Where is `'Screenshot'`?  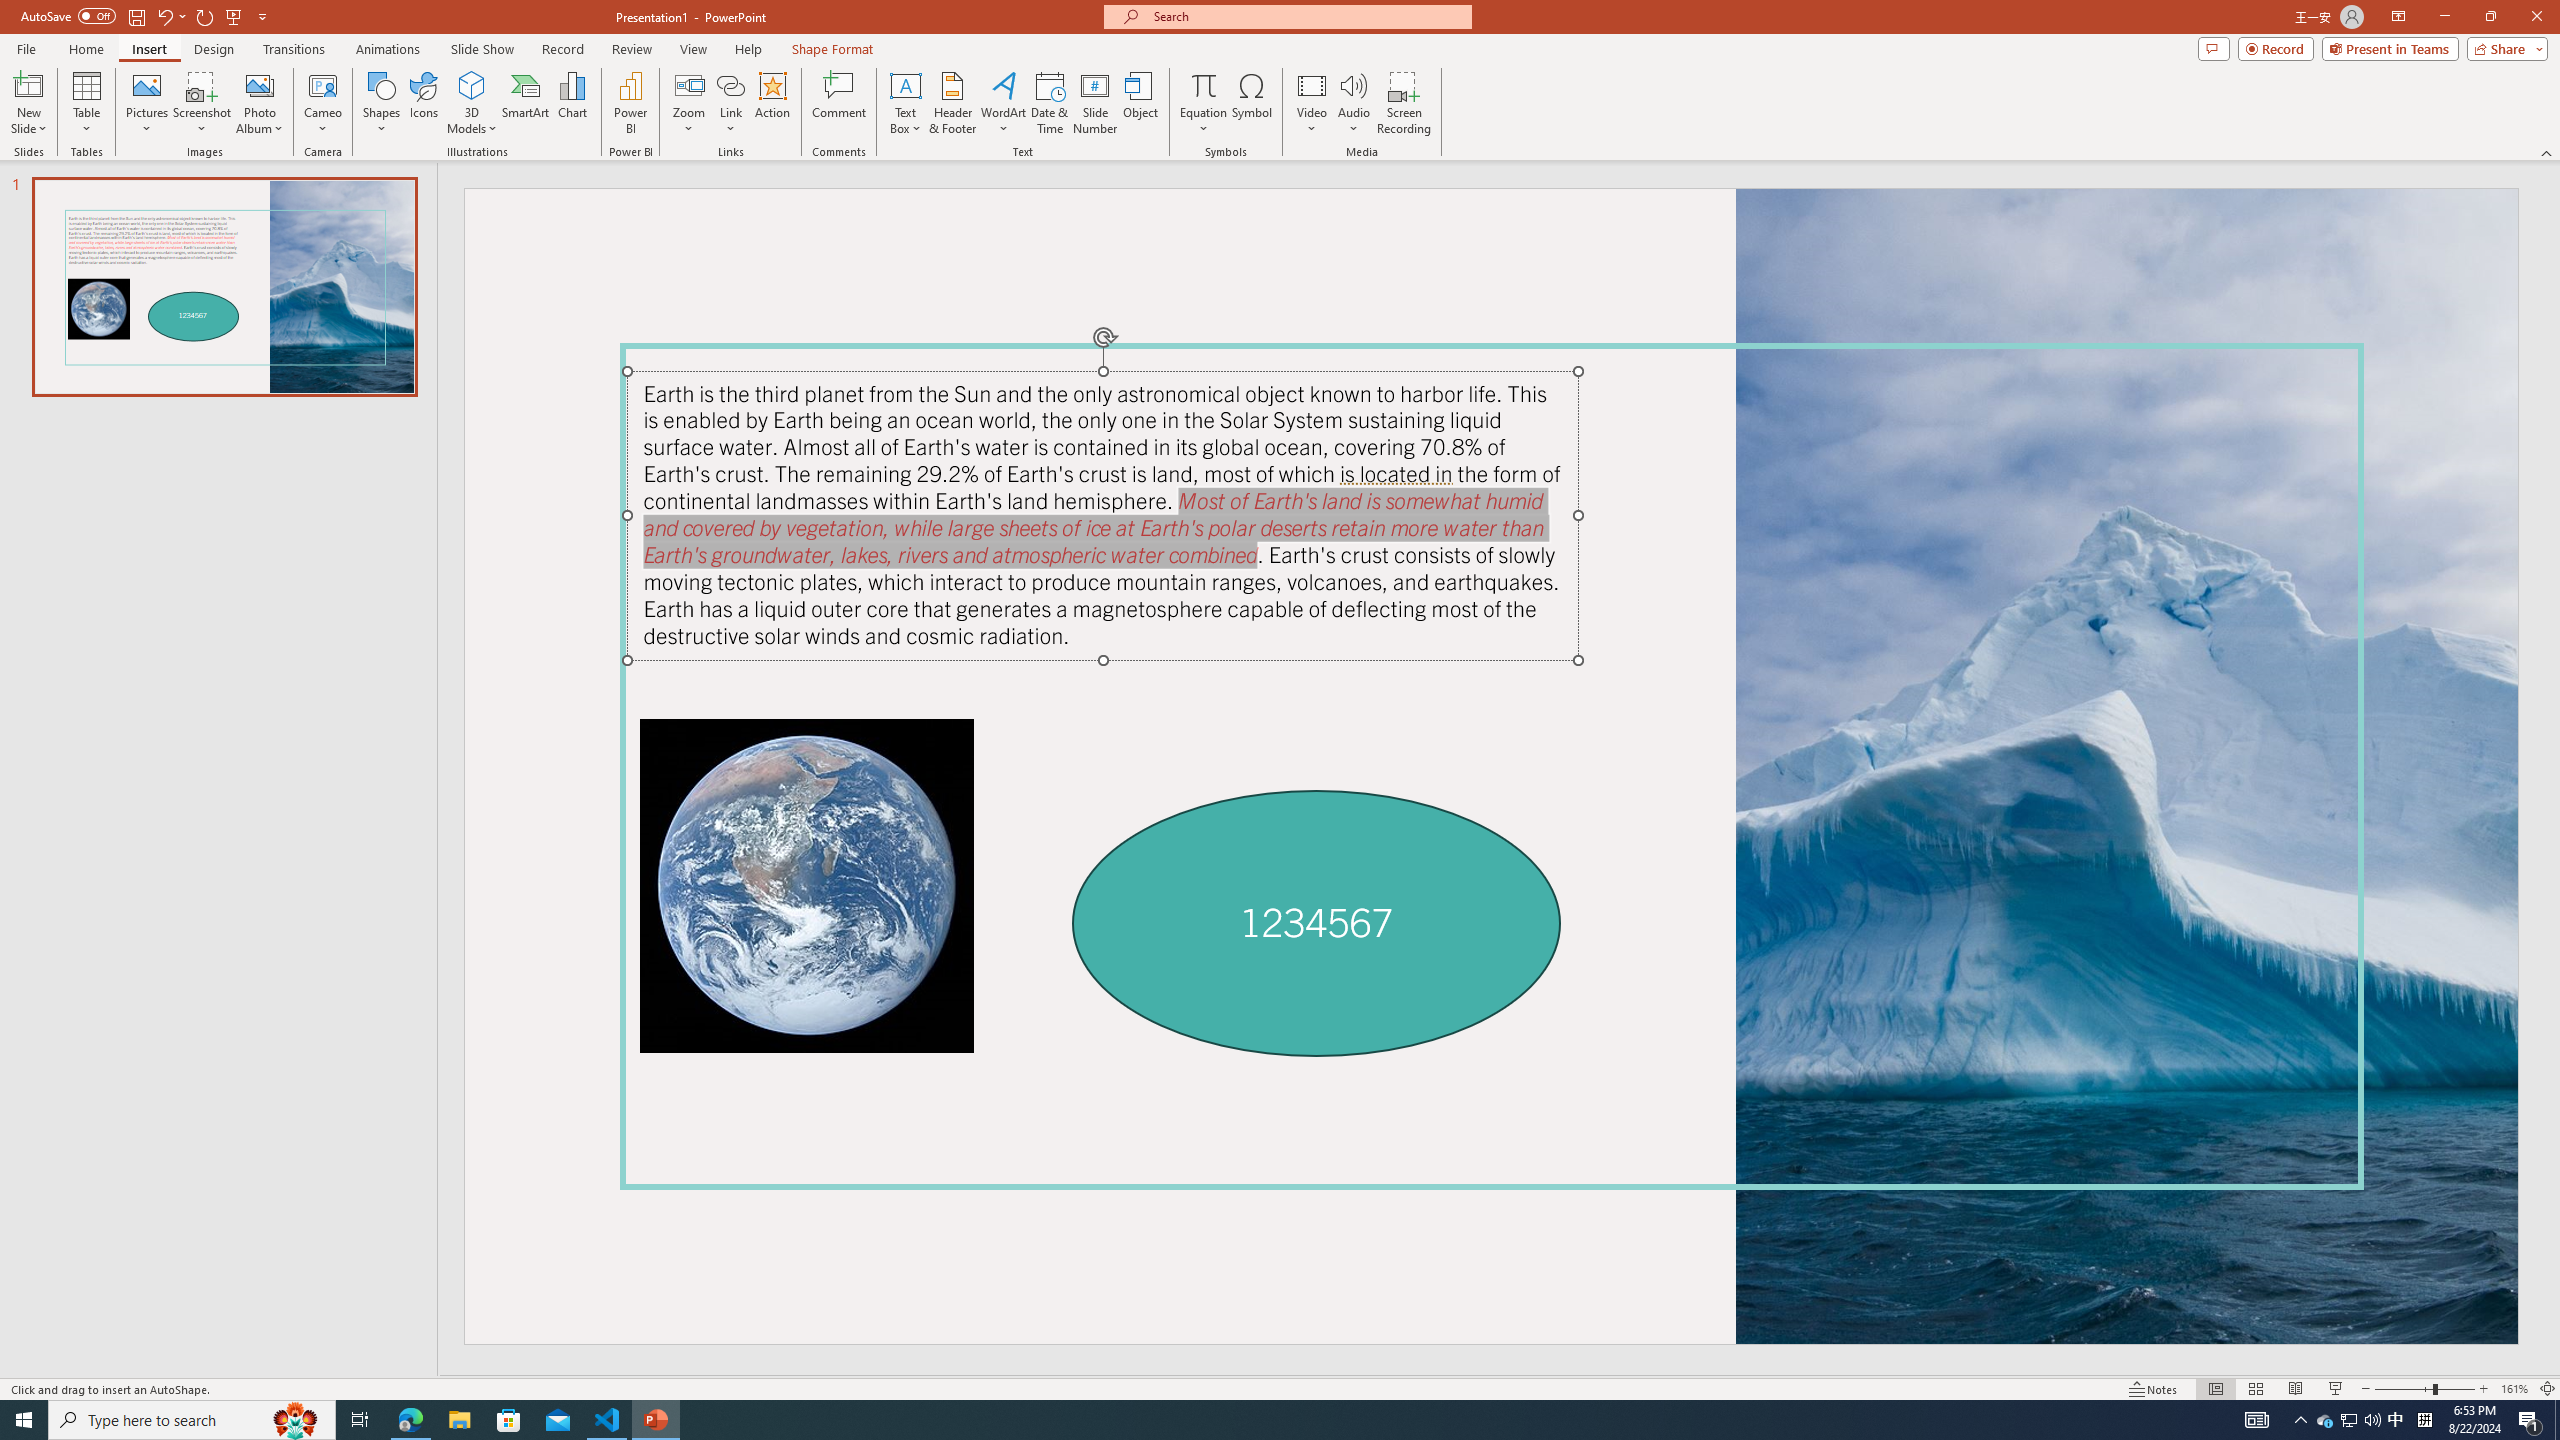 'Screenshot' is located at coordinates (201, 103).